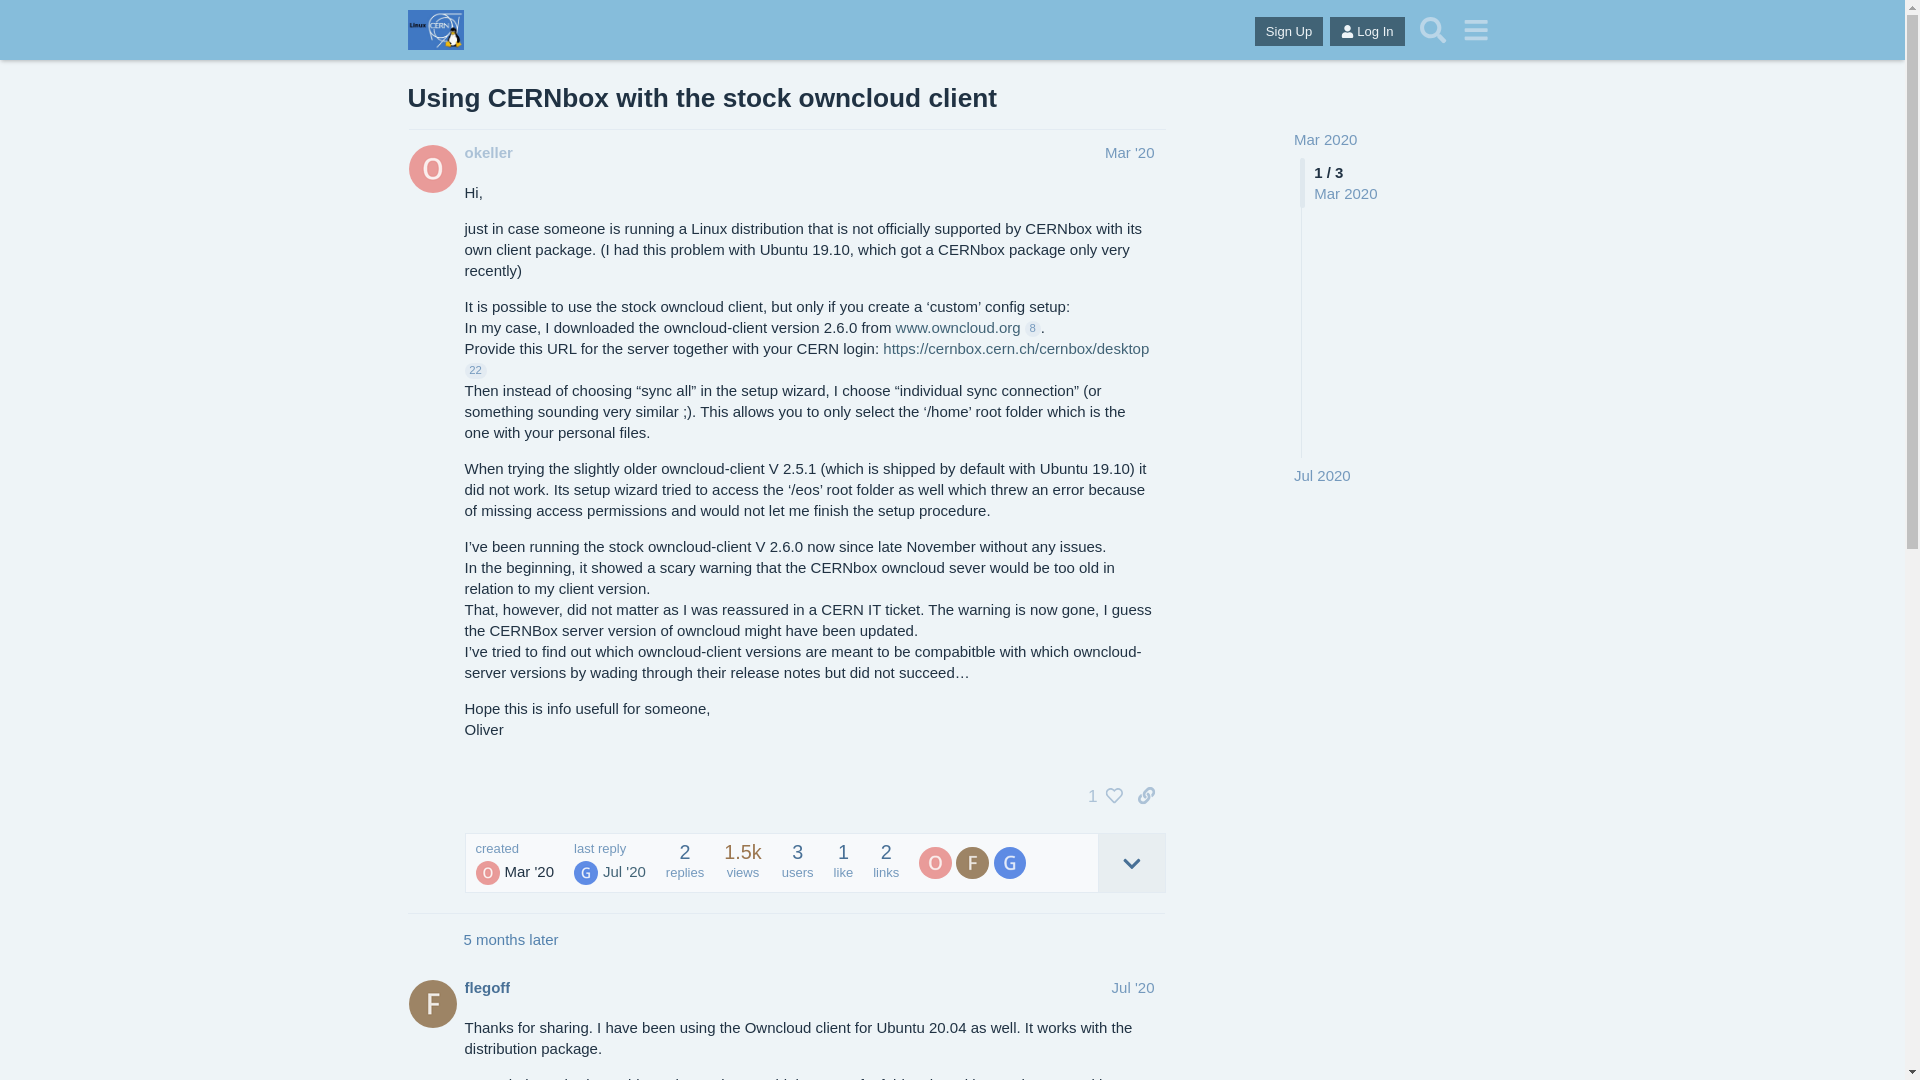  Describe the element at coordinates (1099, 794) in the screenshot. I see `'1'` at that location.